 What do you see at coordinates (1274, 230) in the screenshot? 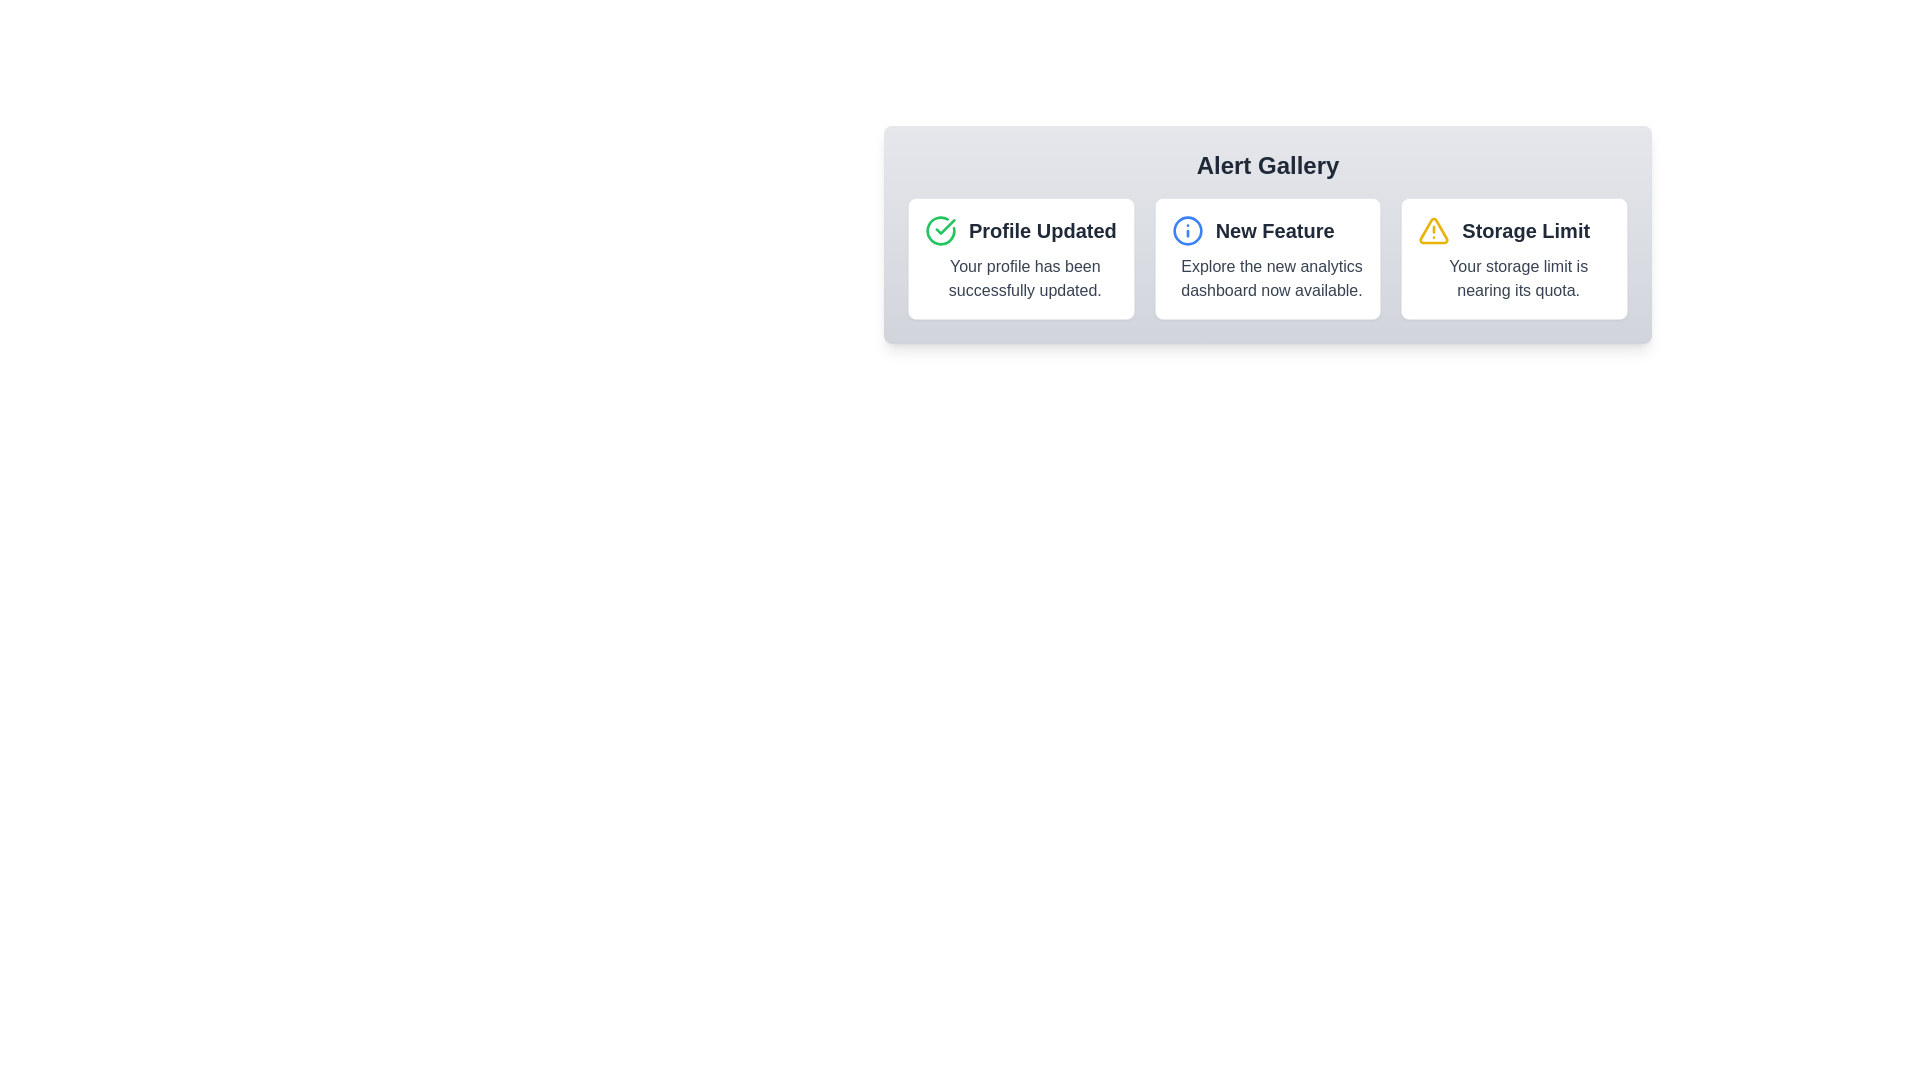
I see `text label that serves as a title in the 'Alert Gallery' card layout, positioned centrally with an information icon preceding it` at bounding box center [1274, 230].